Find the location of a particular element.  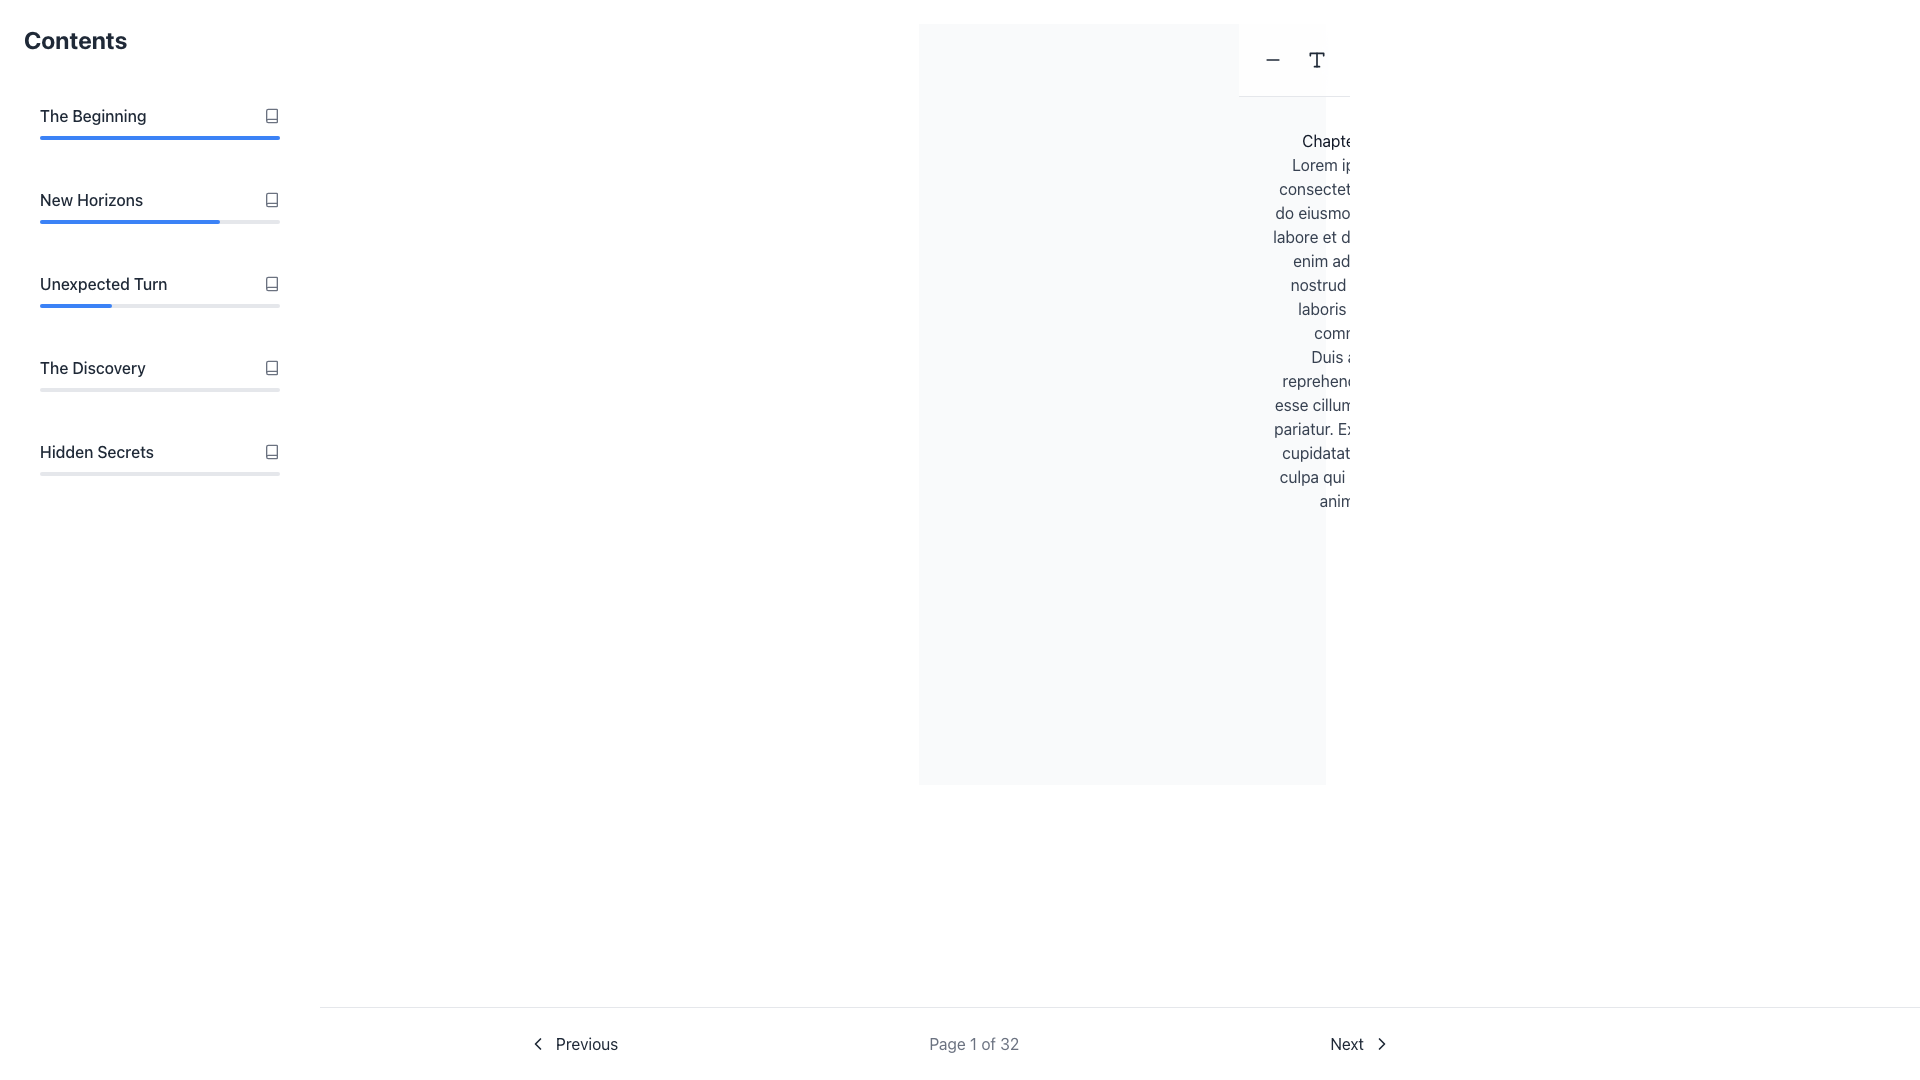

the middle icon resembling the letter 'T' is located at coordinates (1316, 59).